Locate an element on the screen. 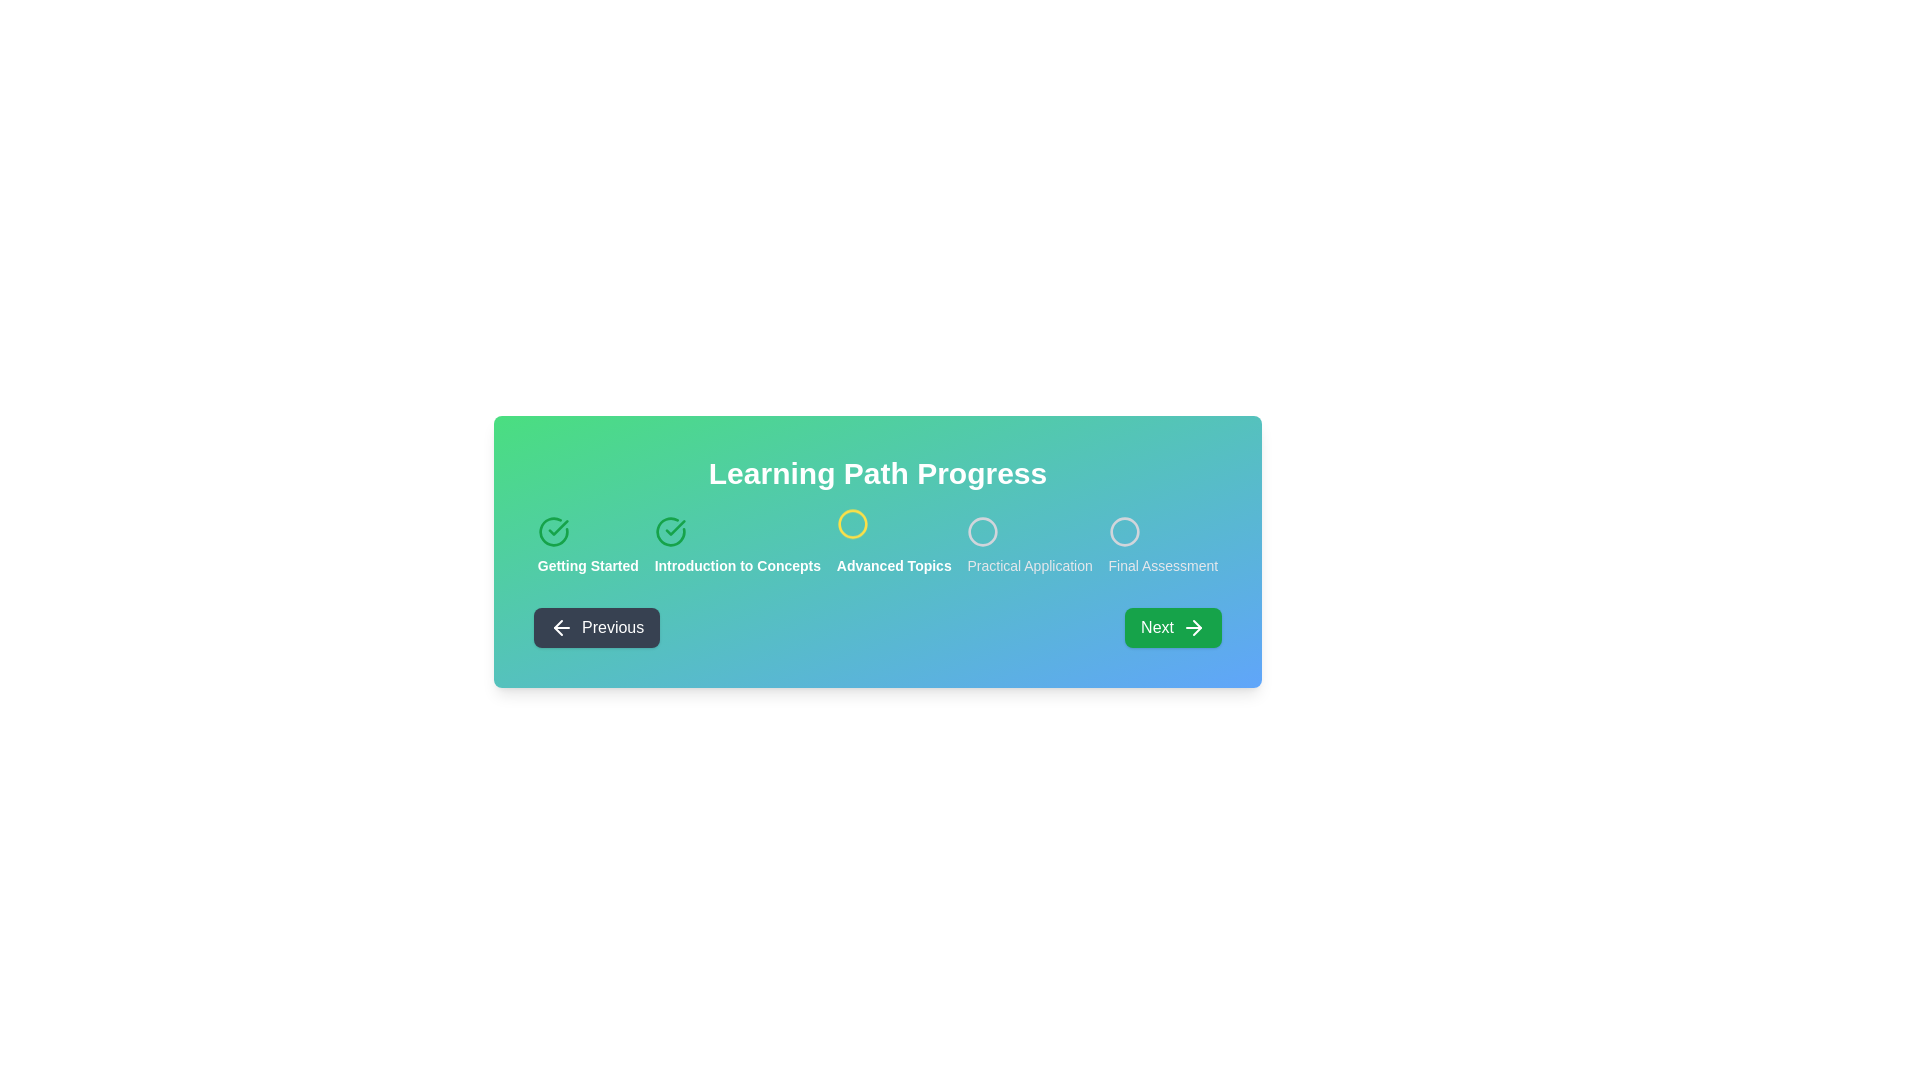 This screenshot has height=1080, width=1920. the circular progression indicator with a grey border located near the 'Final Assessment' label, which is the fourth item in the sequence of circular markers is located at coordinates (1124, 531).